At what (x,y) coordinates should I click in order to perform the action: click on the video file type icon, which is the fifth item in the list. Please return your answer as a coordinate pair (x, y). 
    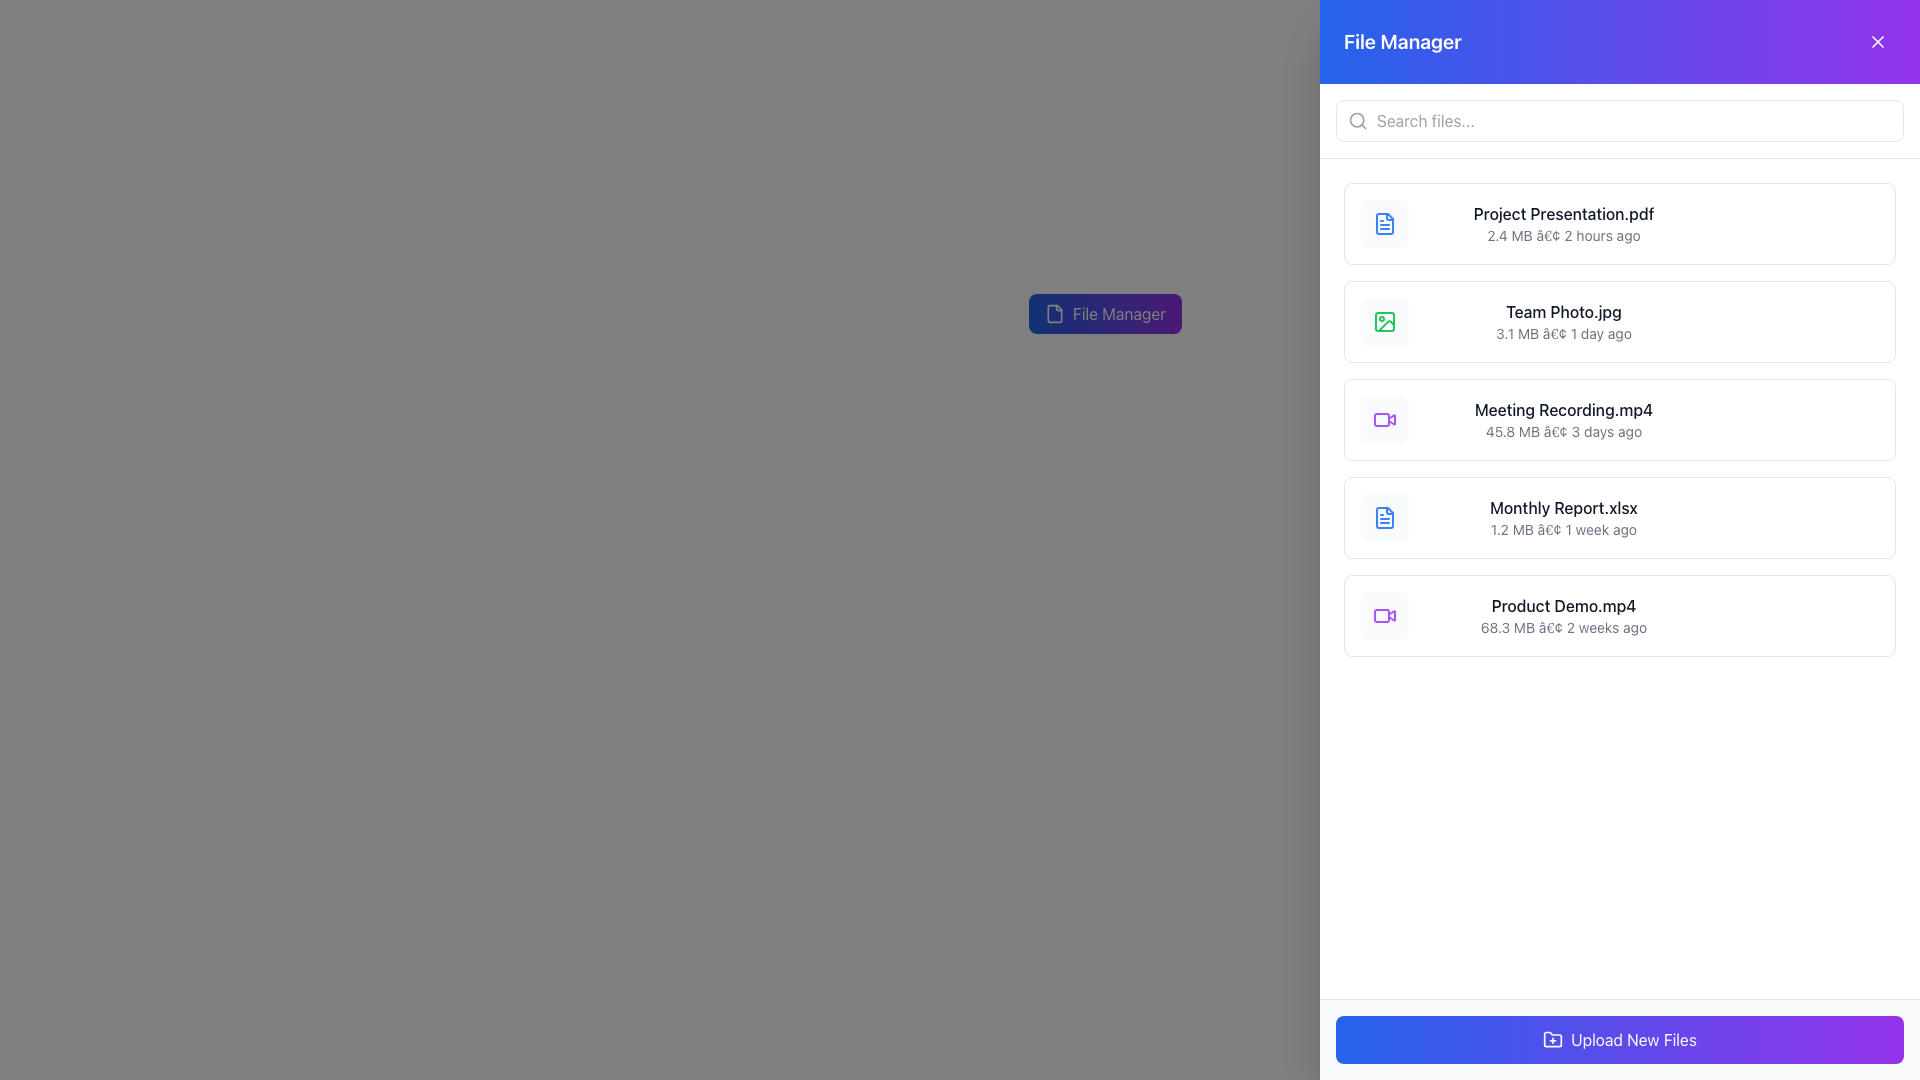
    Looking at the image, I should click on (1381, 419).